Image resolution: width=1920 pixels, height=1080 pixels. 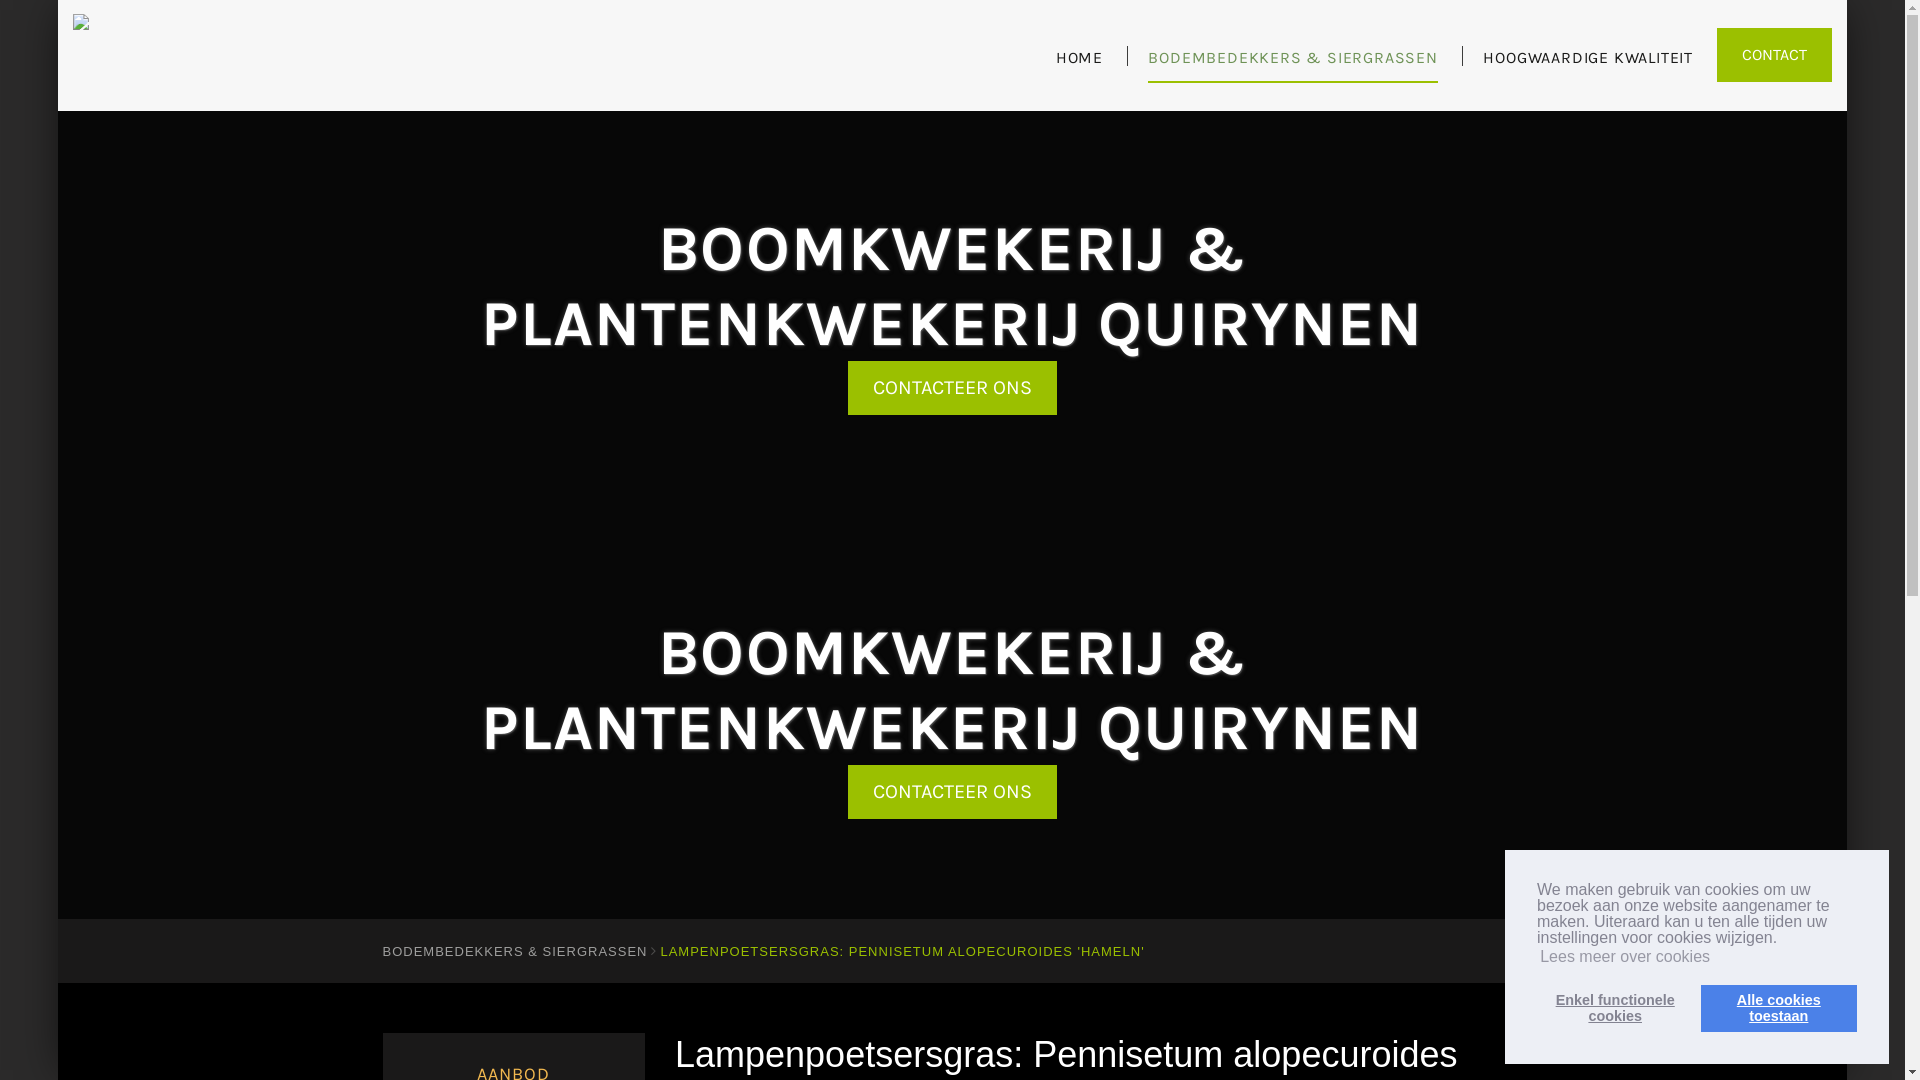 I want to click on 'HOME', so click(x=1055, y=64).